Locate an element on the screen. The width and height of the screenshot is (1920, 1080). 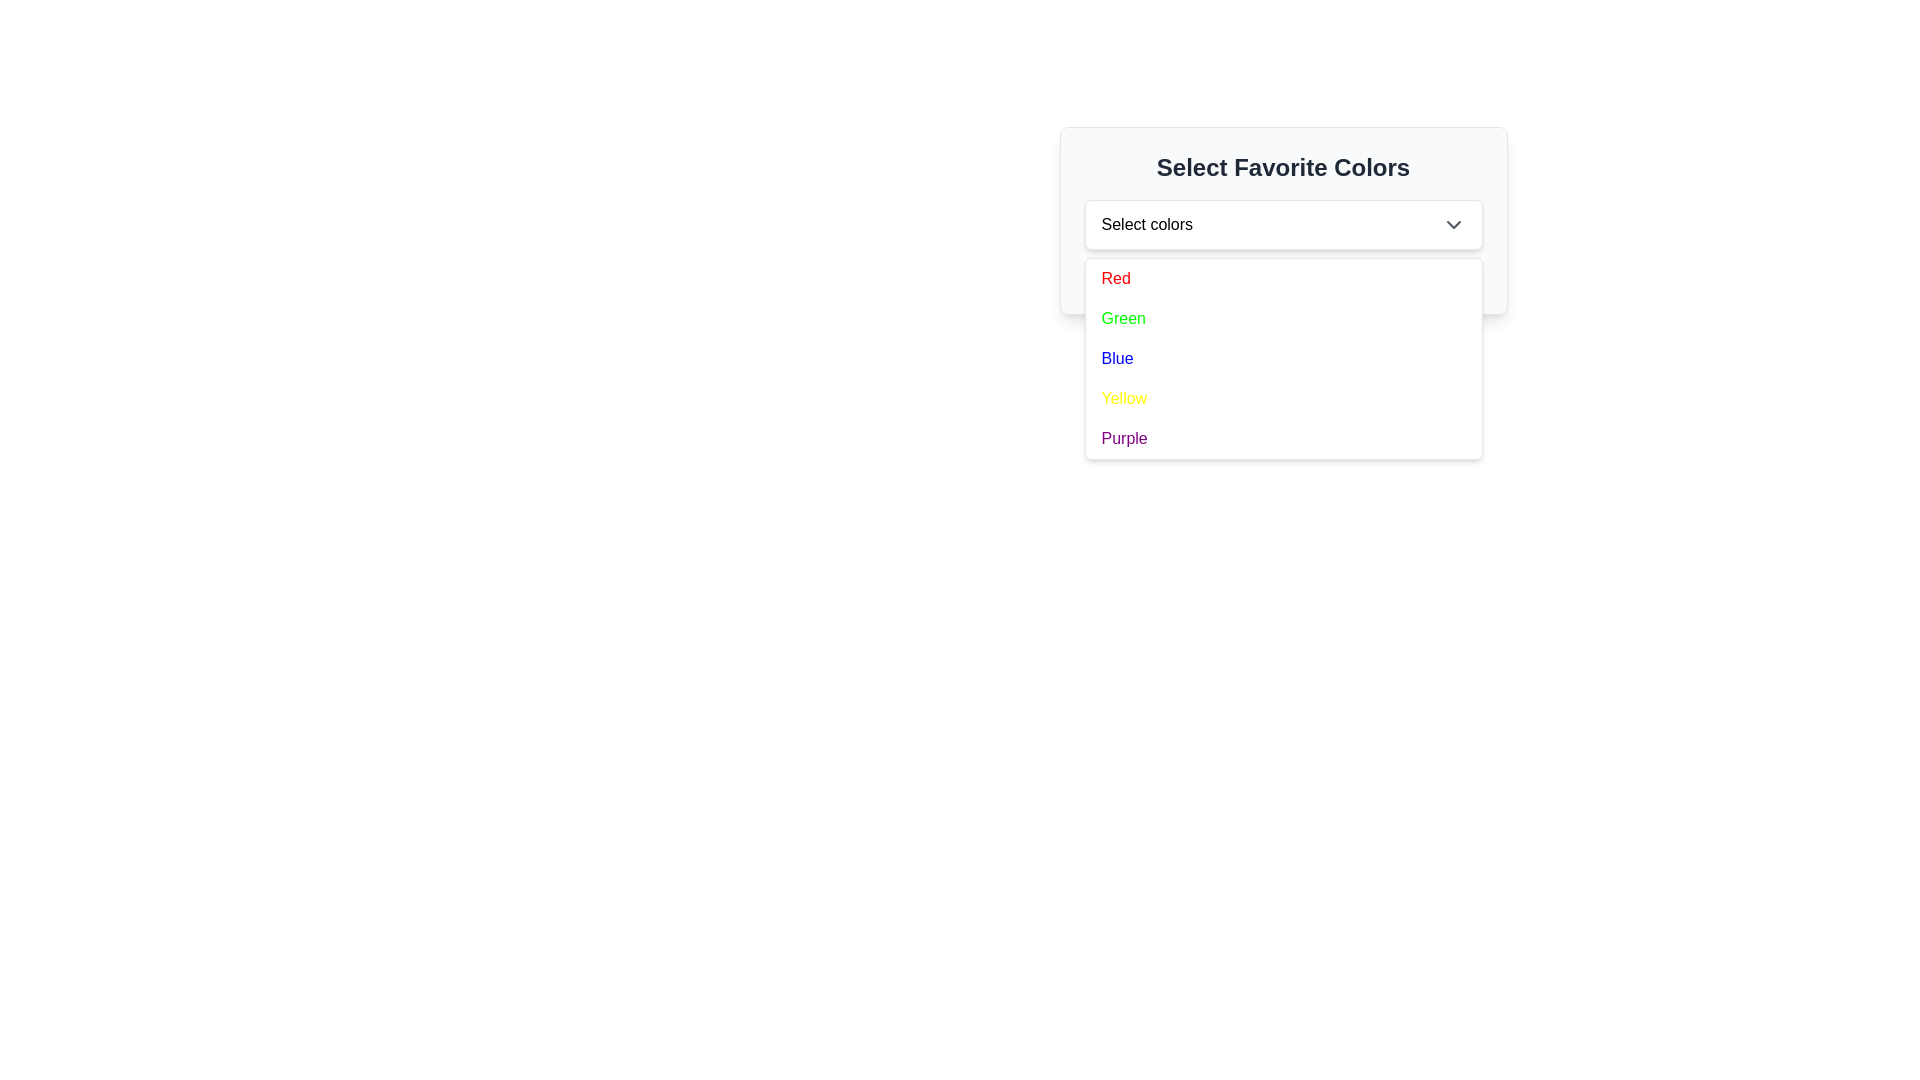
to select the 'Yellow' option in the dropdown menu, which is styled in bright yellow and is the fourth item in the list under 'Select Favorite Colors.' is located at coordinates (1124, 398).